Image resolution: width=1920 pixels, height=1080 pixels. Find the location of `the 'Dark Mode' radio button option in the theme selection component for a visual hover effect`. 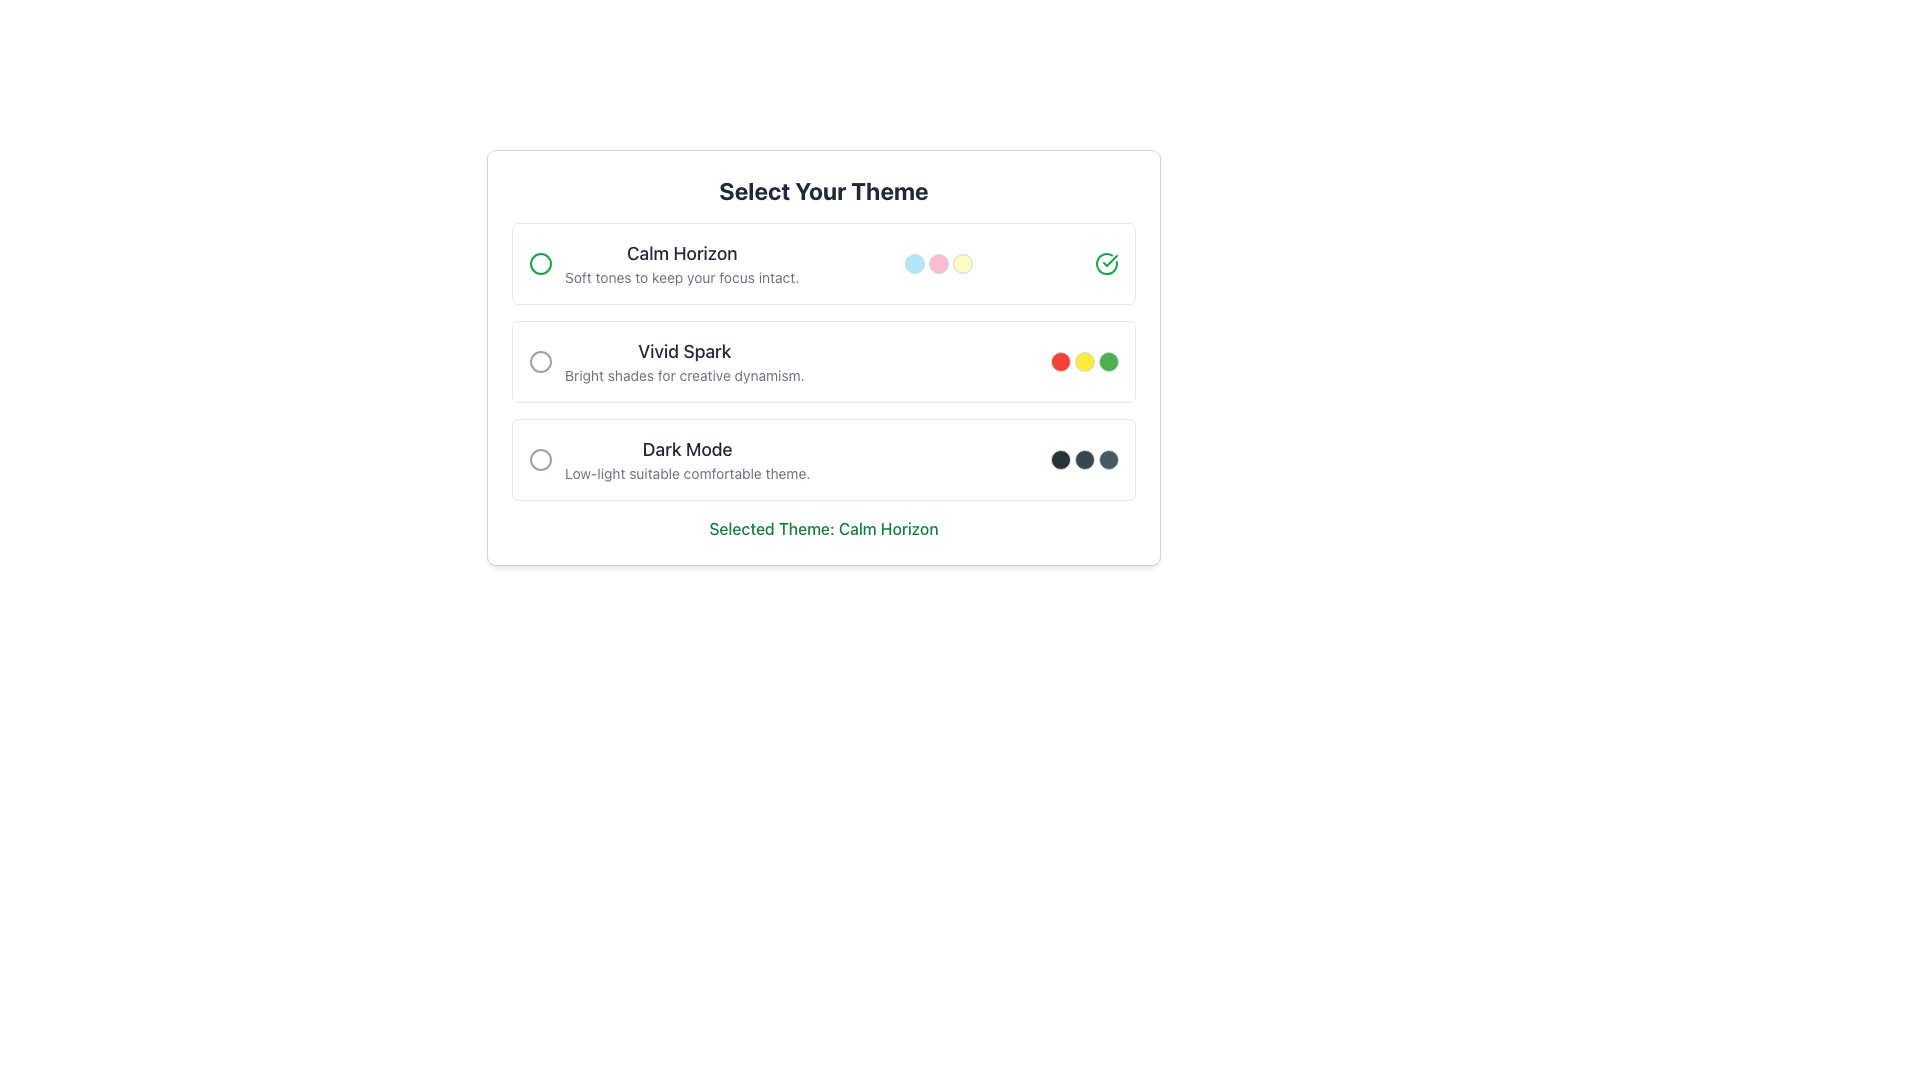

the 'Dark Mode' radio button option in the theme selection component for a visual hover effect is located at coordinates (824, 459).